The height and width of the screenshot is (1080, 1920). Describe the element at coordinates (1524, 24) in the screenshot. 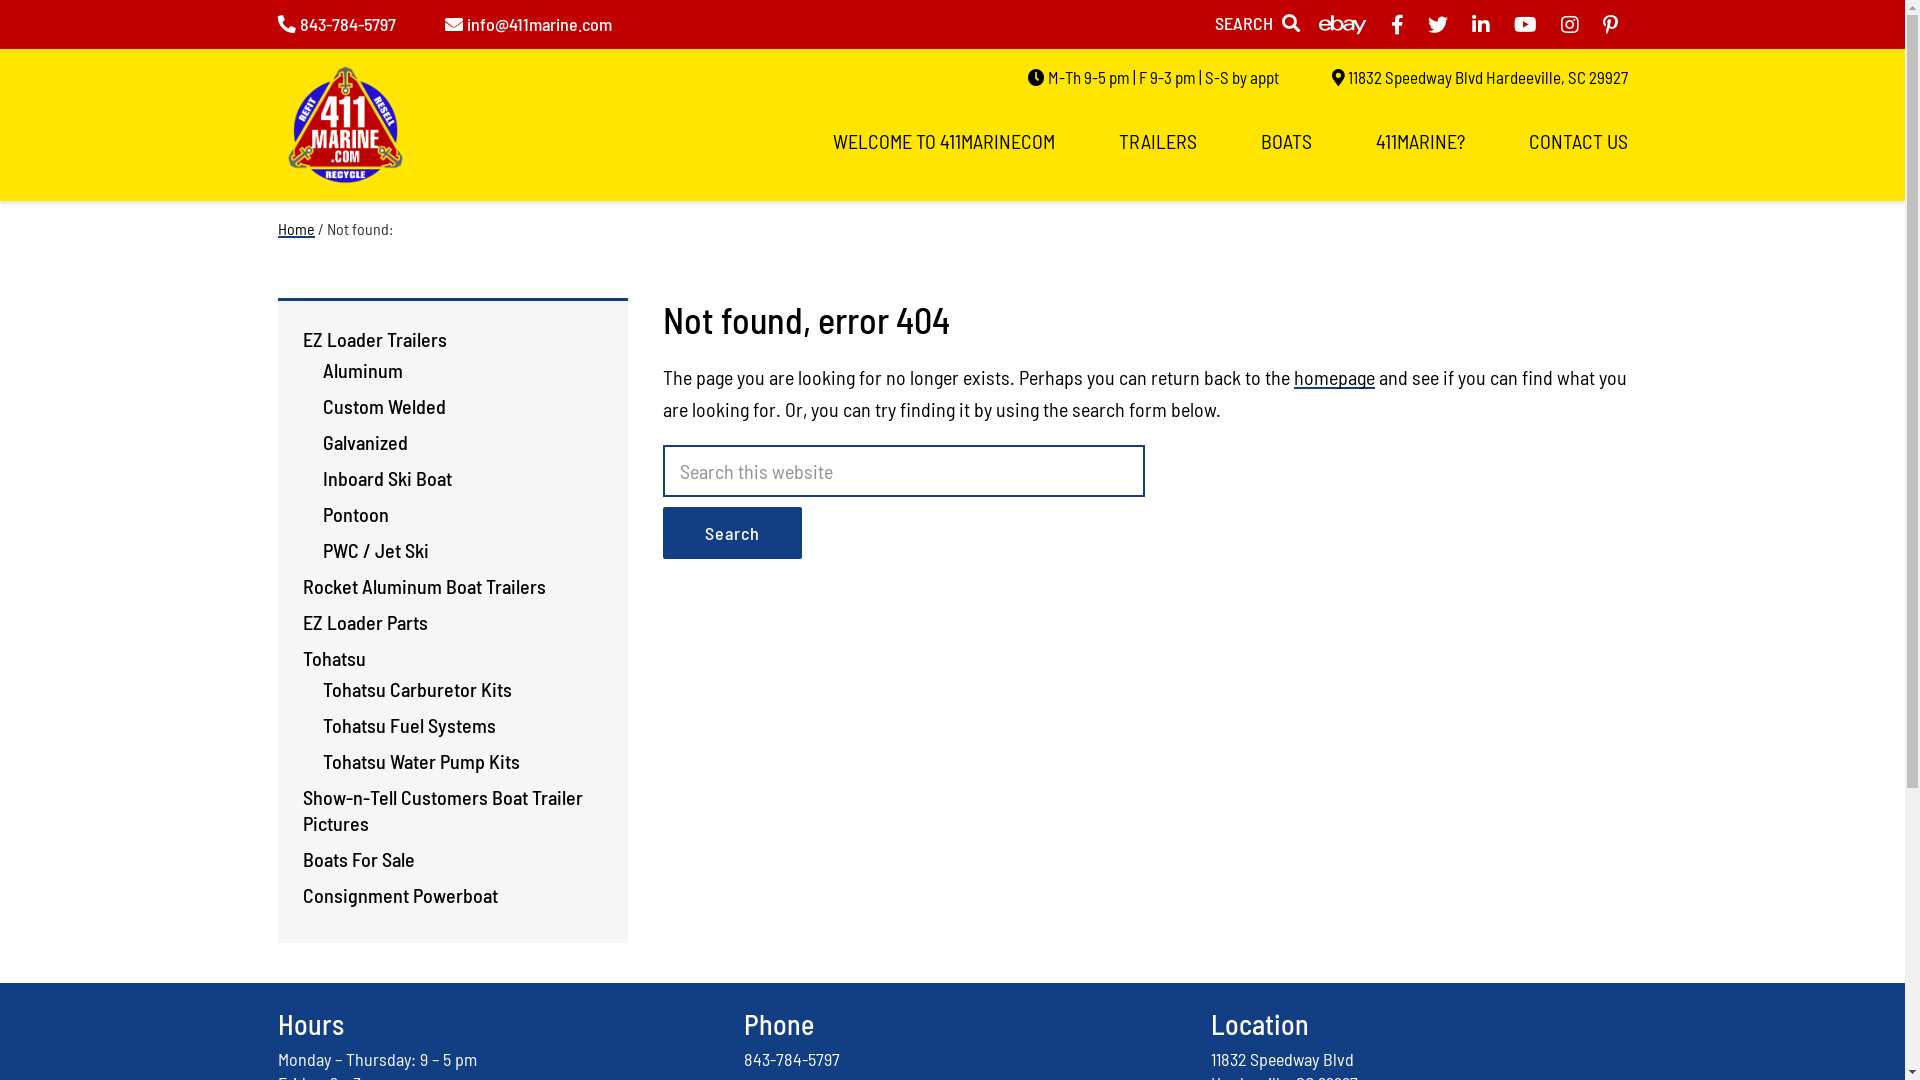

I see `'Youtube'` at that location.